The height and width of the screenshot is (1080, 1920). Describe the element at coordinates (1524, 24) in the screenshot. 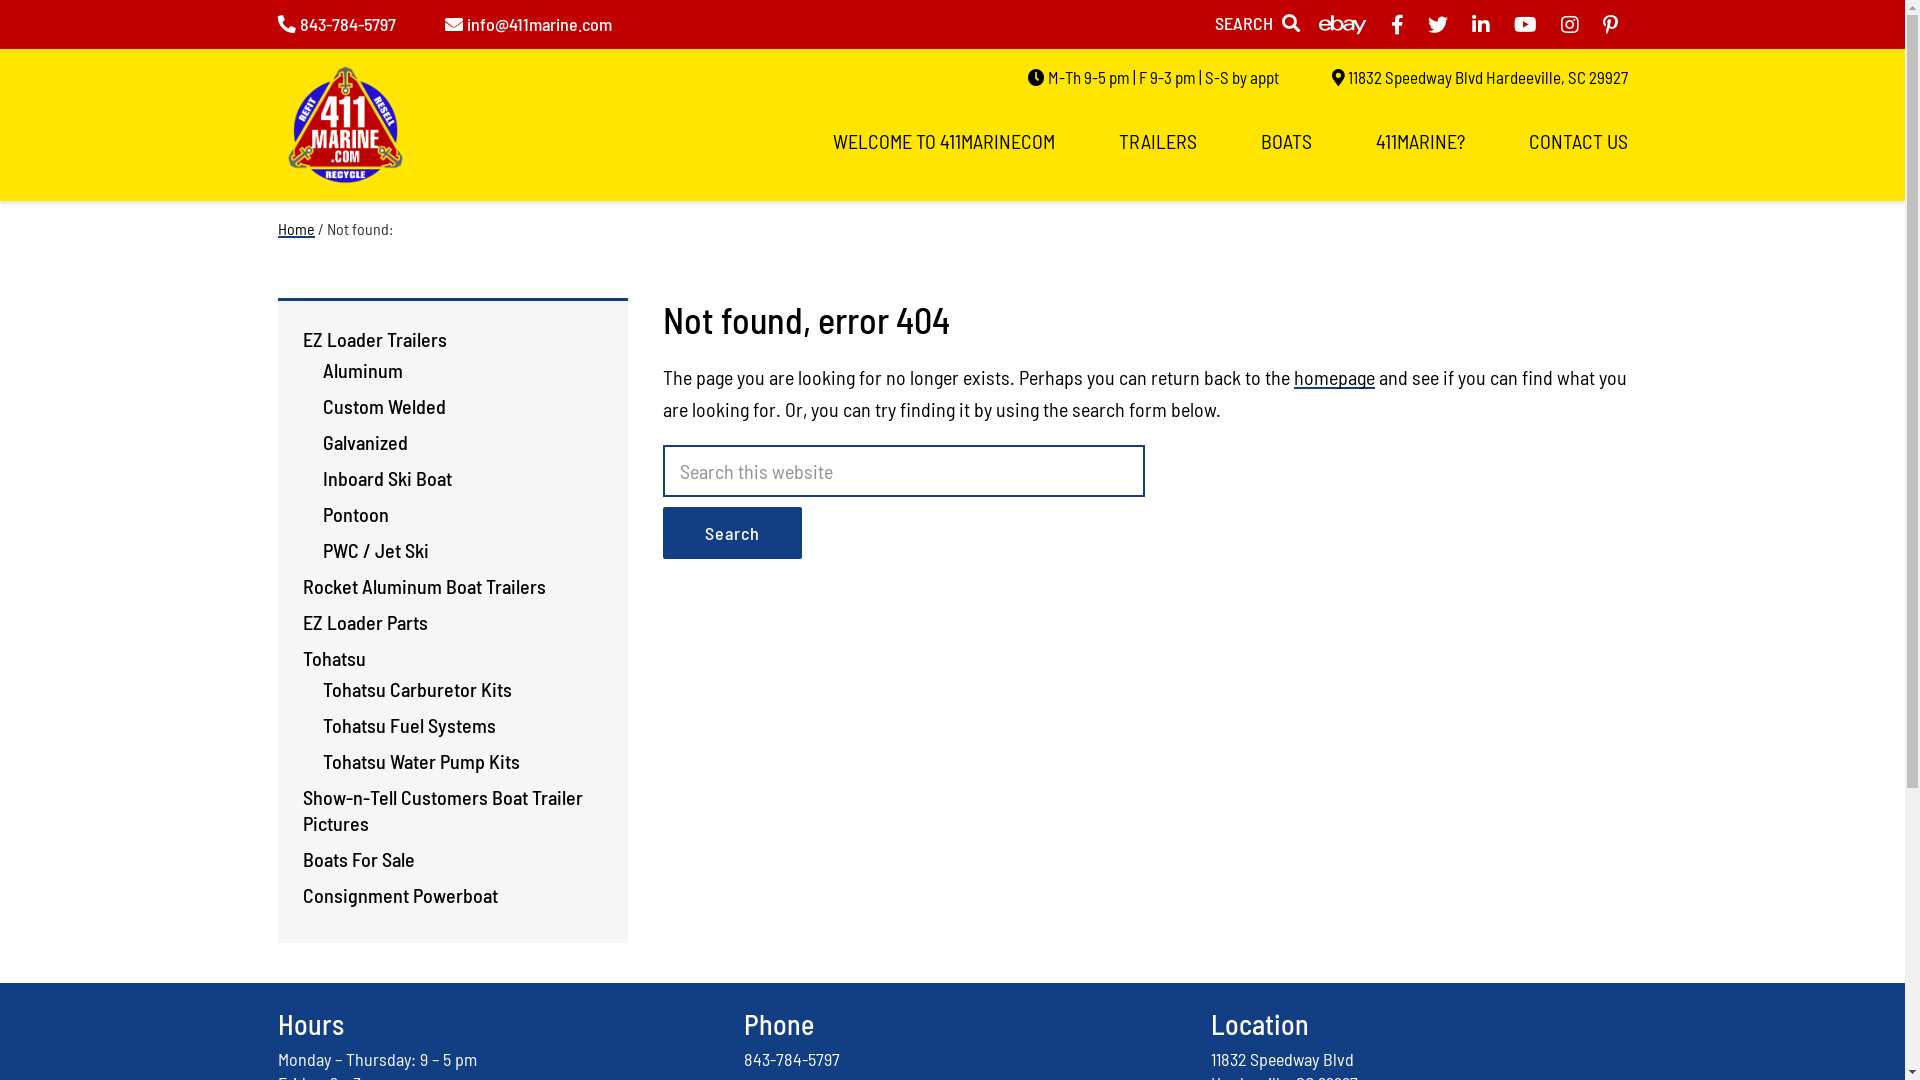

I see `'Youtube'` at that location.